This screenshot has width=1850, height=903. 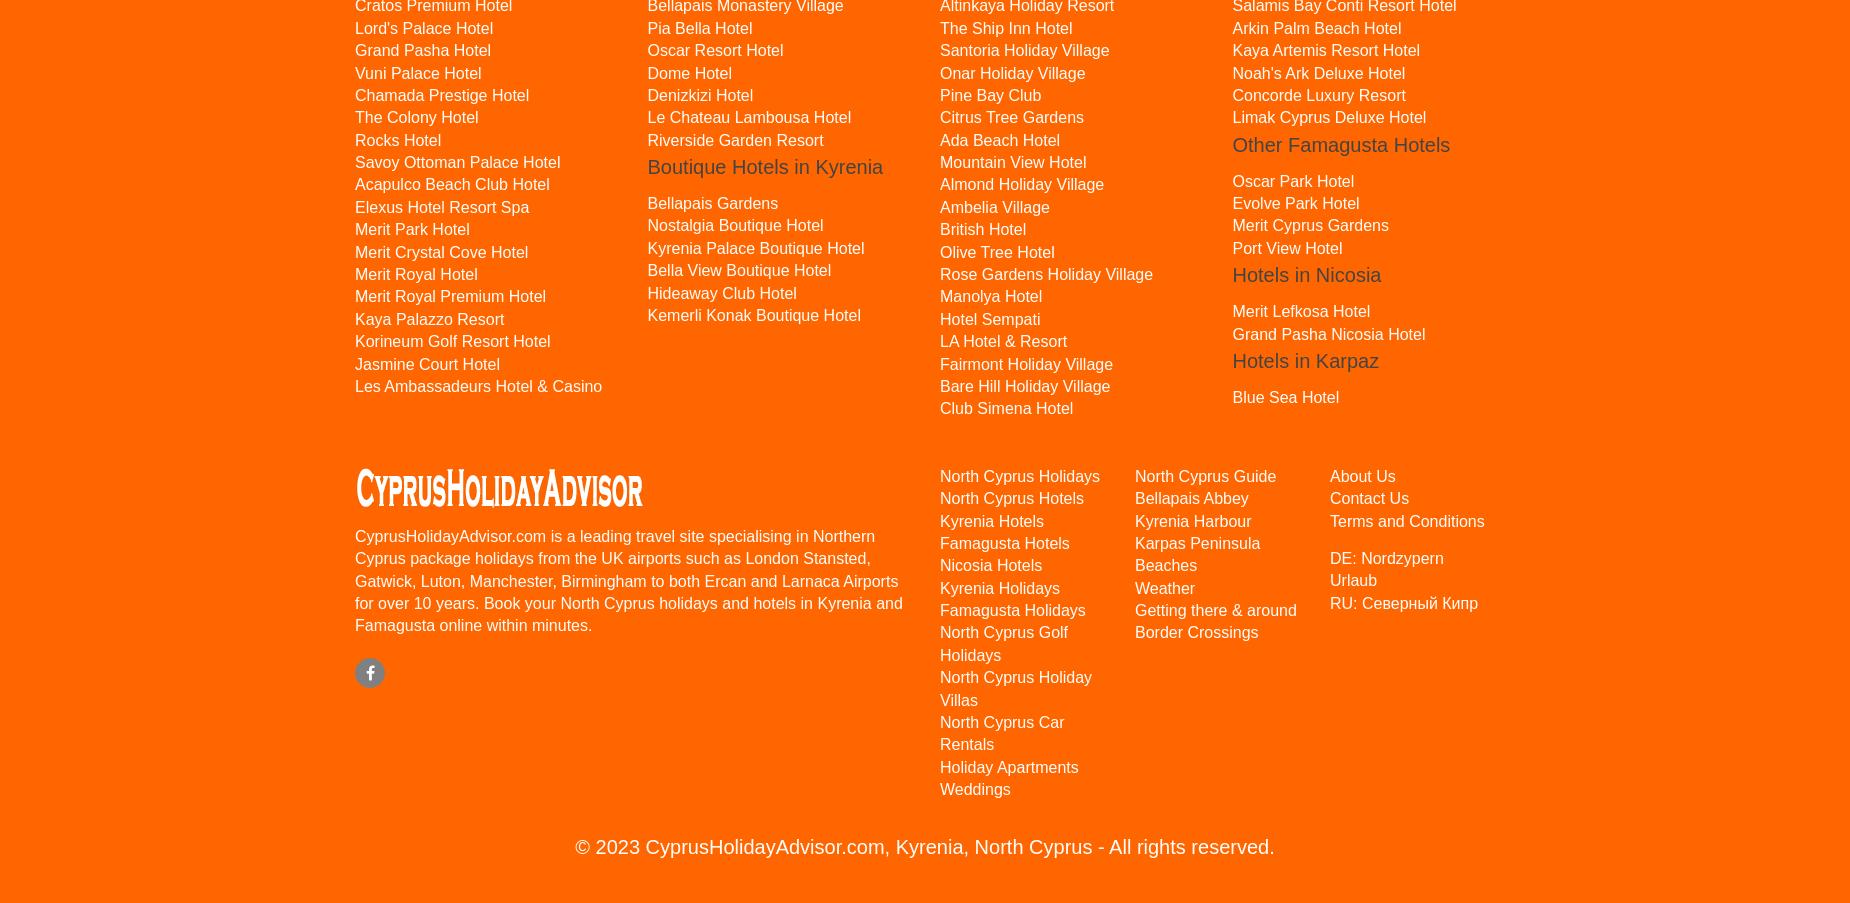 I want to click on 'Holiday Apartments', so click(x=938, y=766).